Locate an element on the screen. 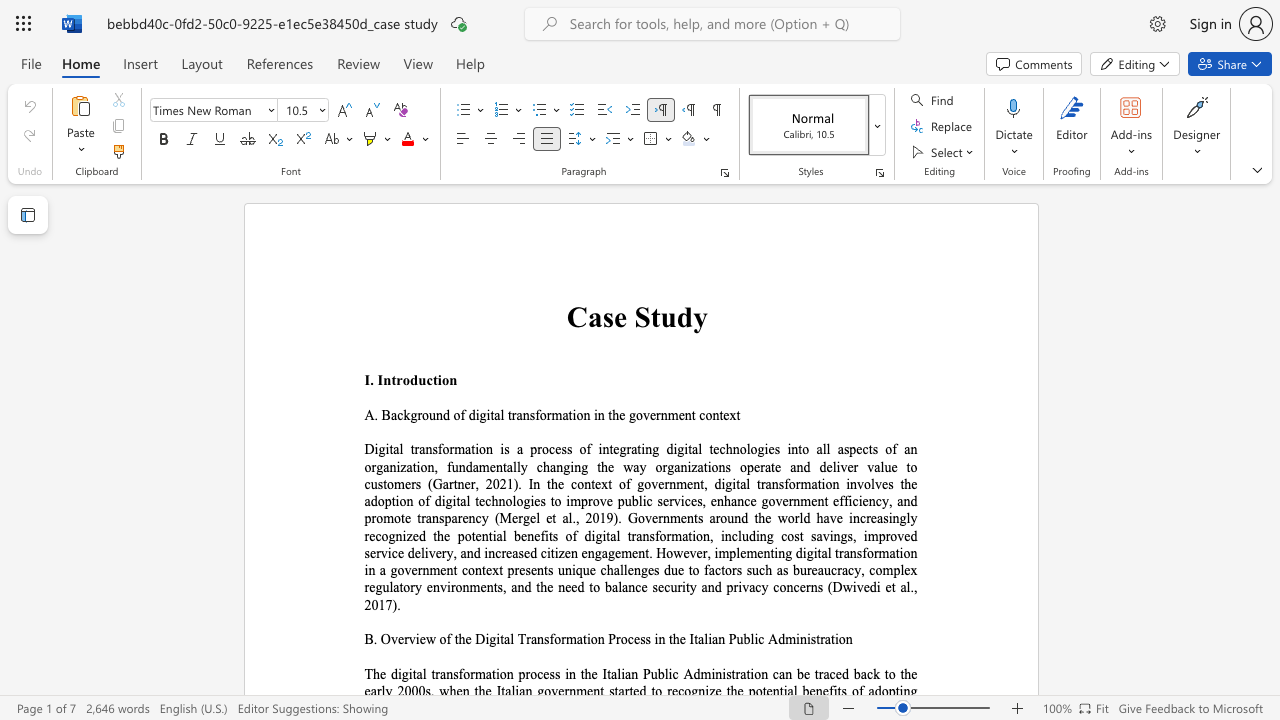 This screenshot has height=720, width=1280. the 3th character "s" in the text is located at coordinates (648, 639).